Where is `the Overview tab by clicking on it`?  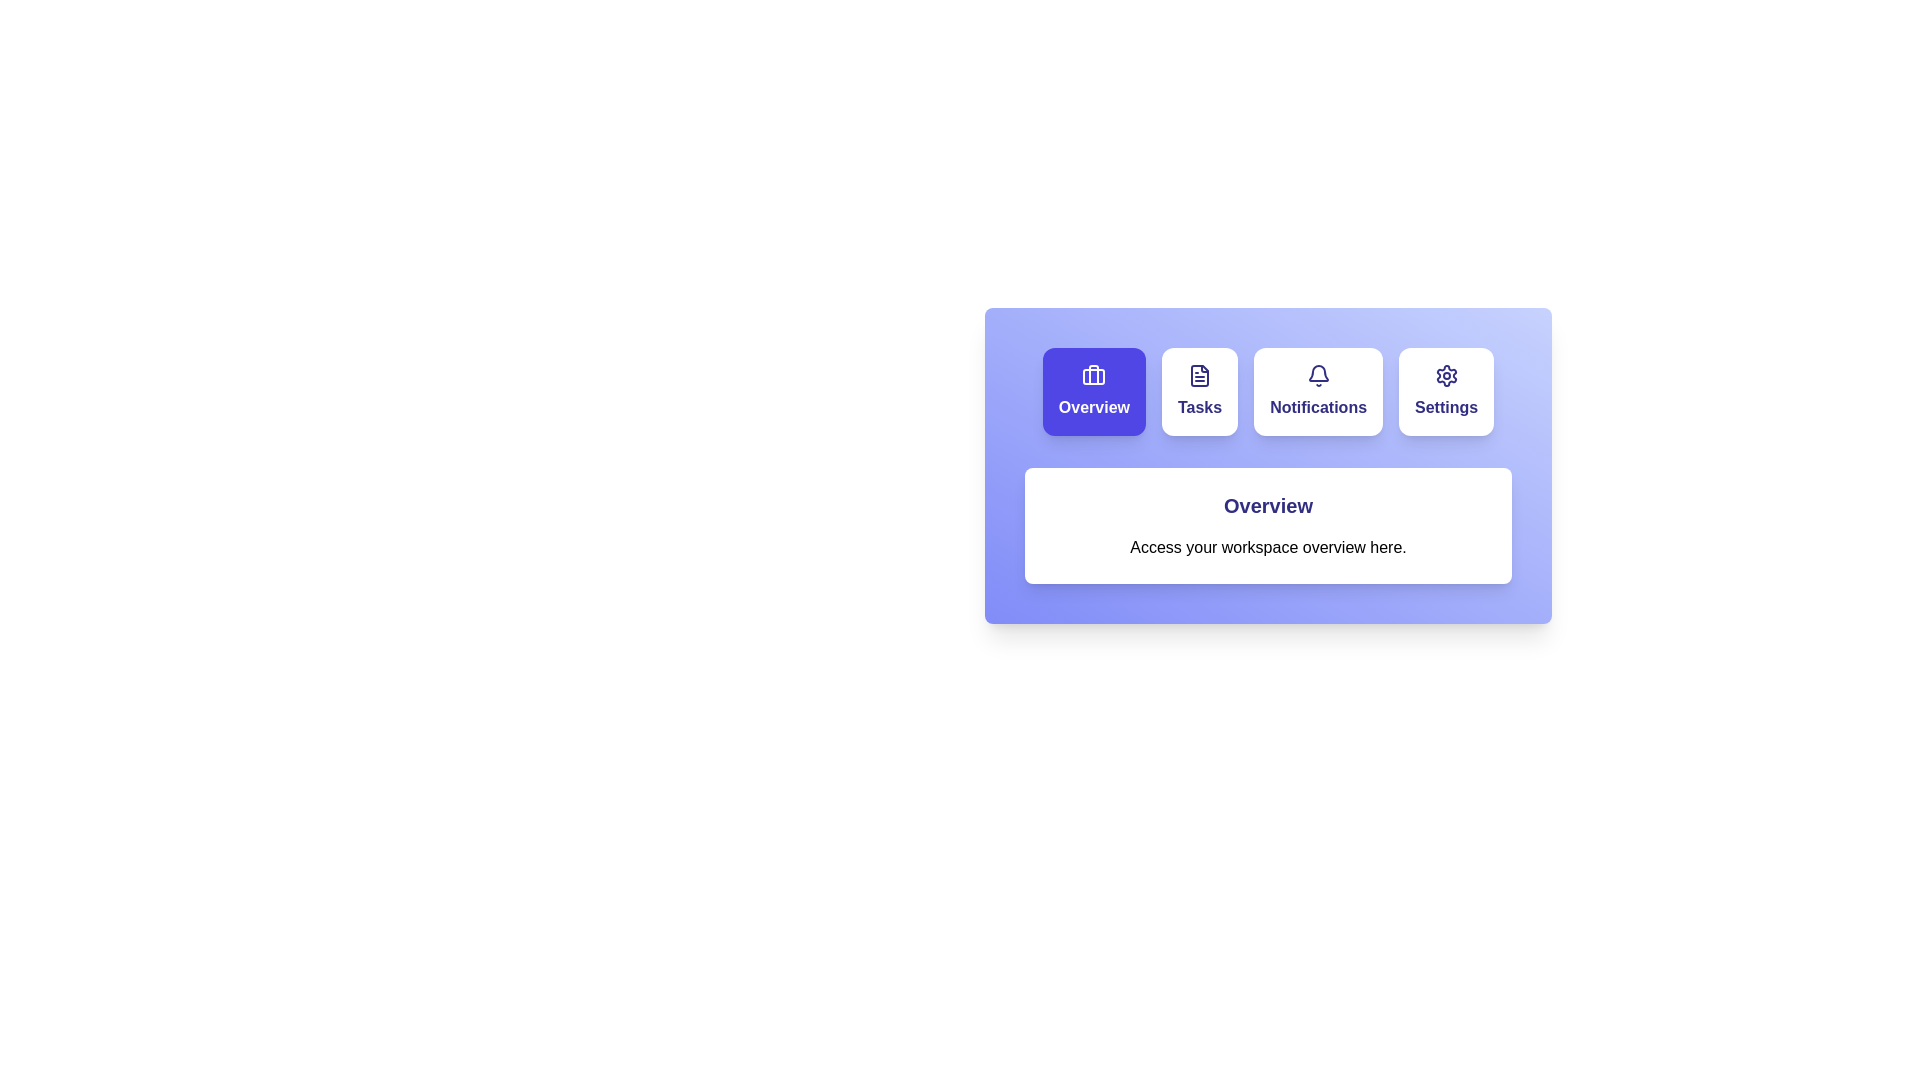
the Overview tab by clicking on it is located at coordinates (1093, 392).